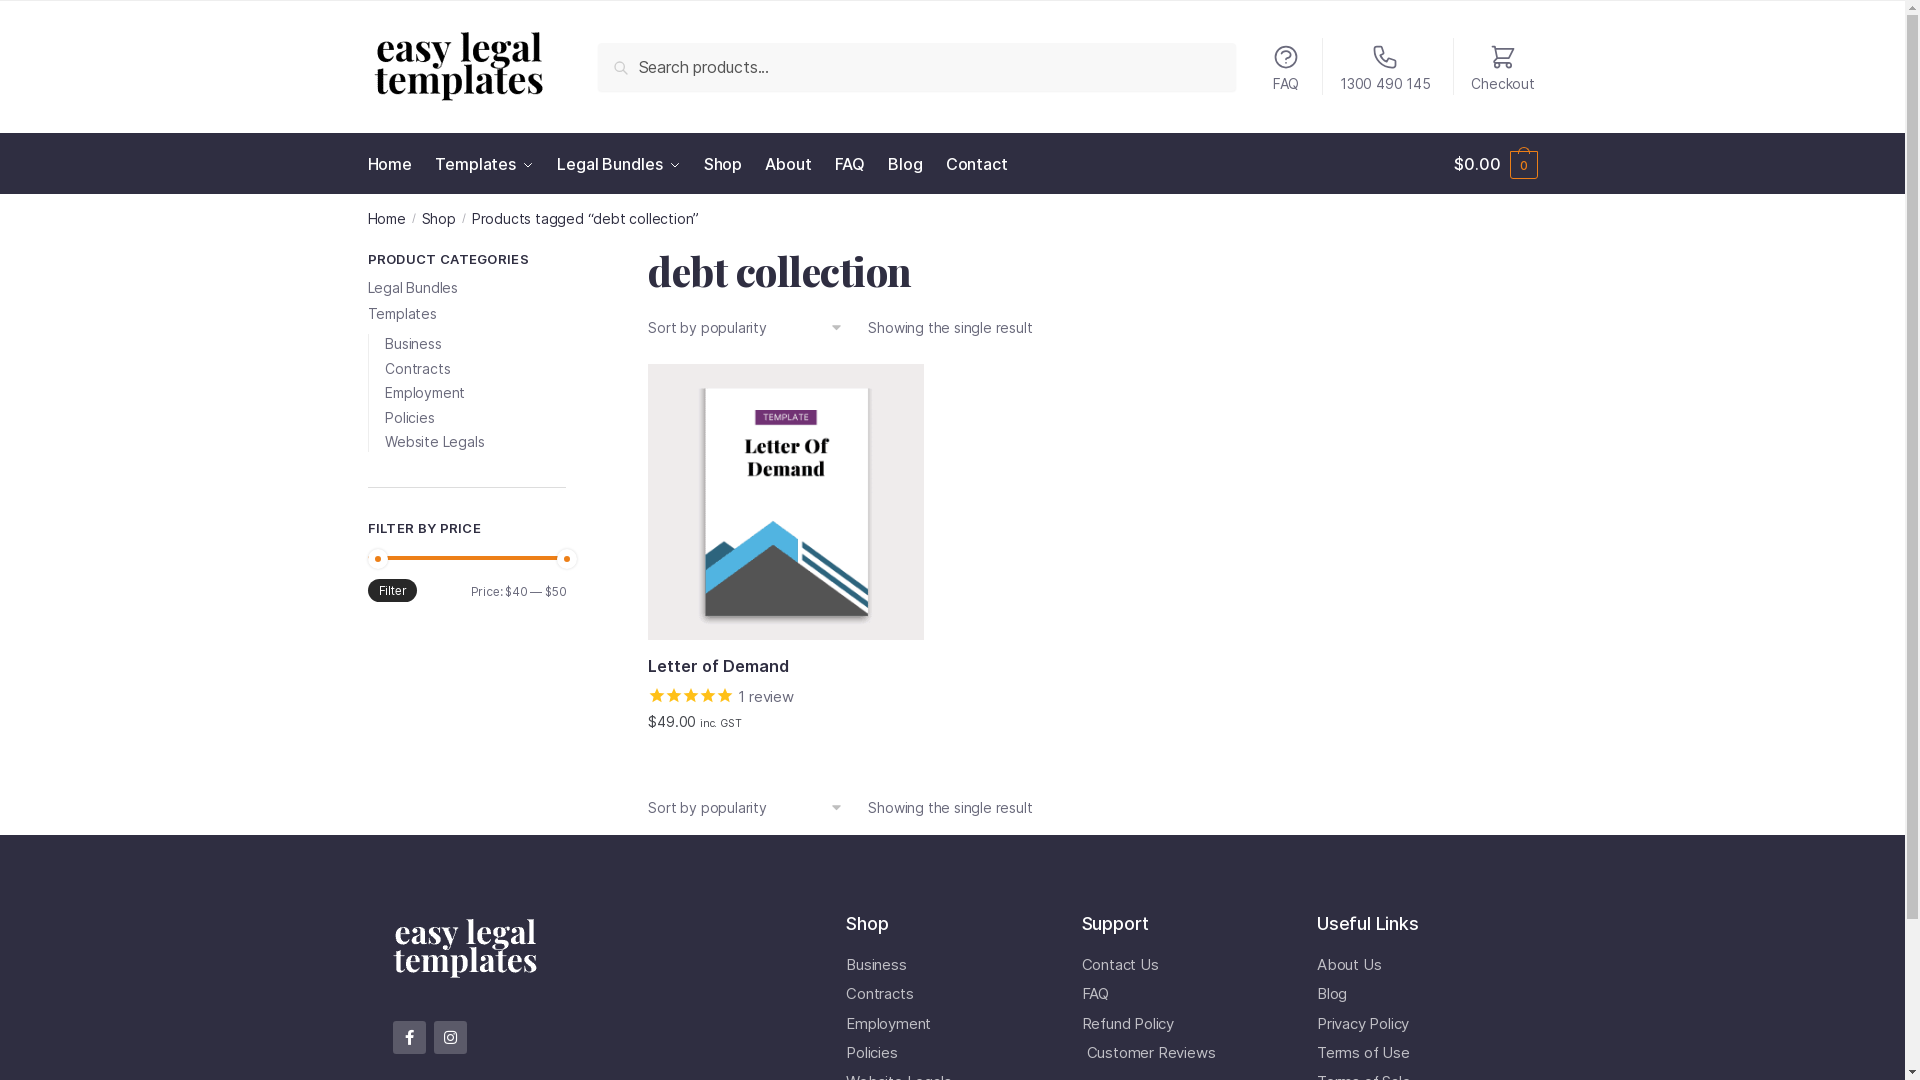 The width and height of the screenshot is (1920, 1080). I want to click on 'Letter of Demand', so click(785, 667).